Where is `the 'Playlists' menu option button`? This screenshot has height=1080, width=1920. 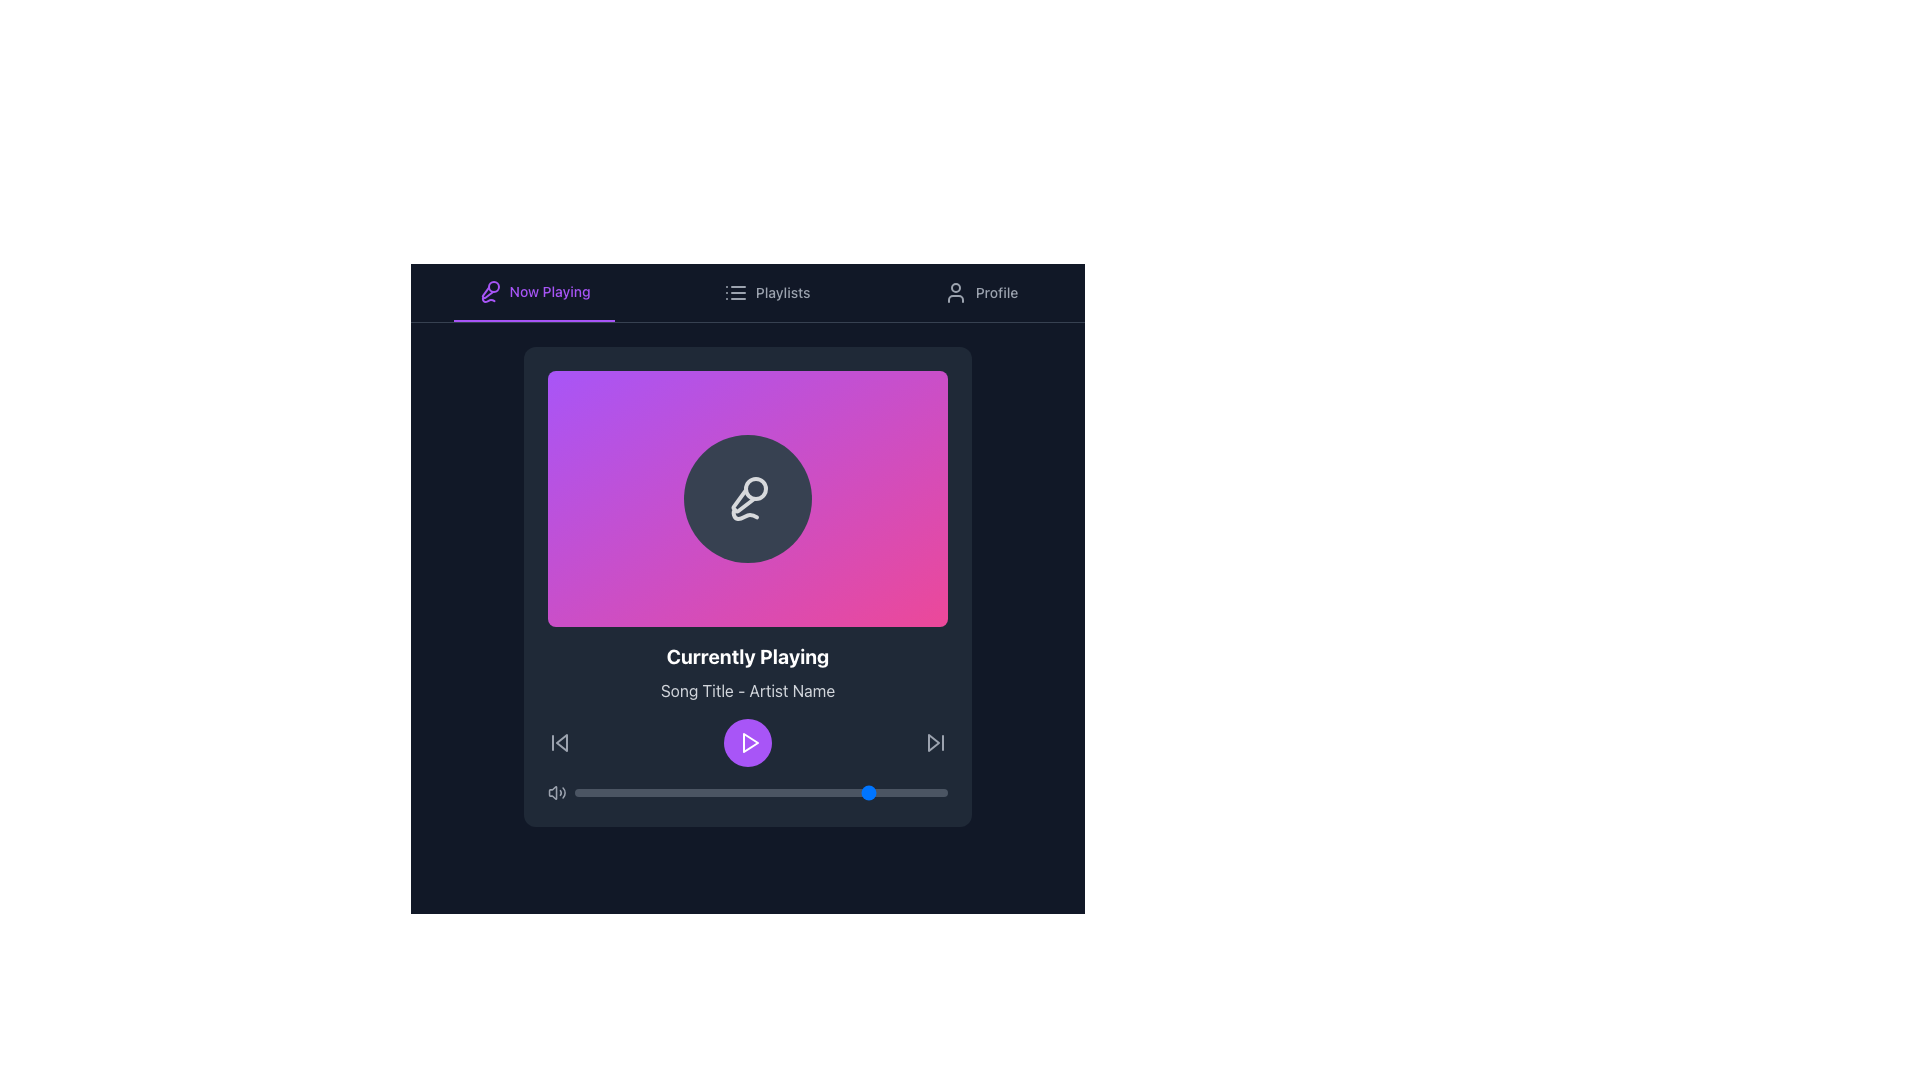 the 'Playlists' menu option button is located at coordinates (766, 293).